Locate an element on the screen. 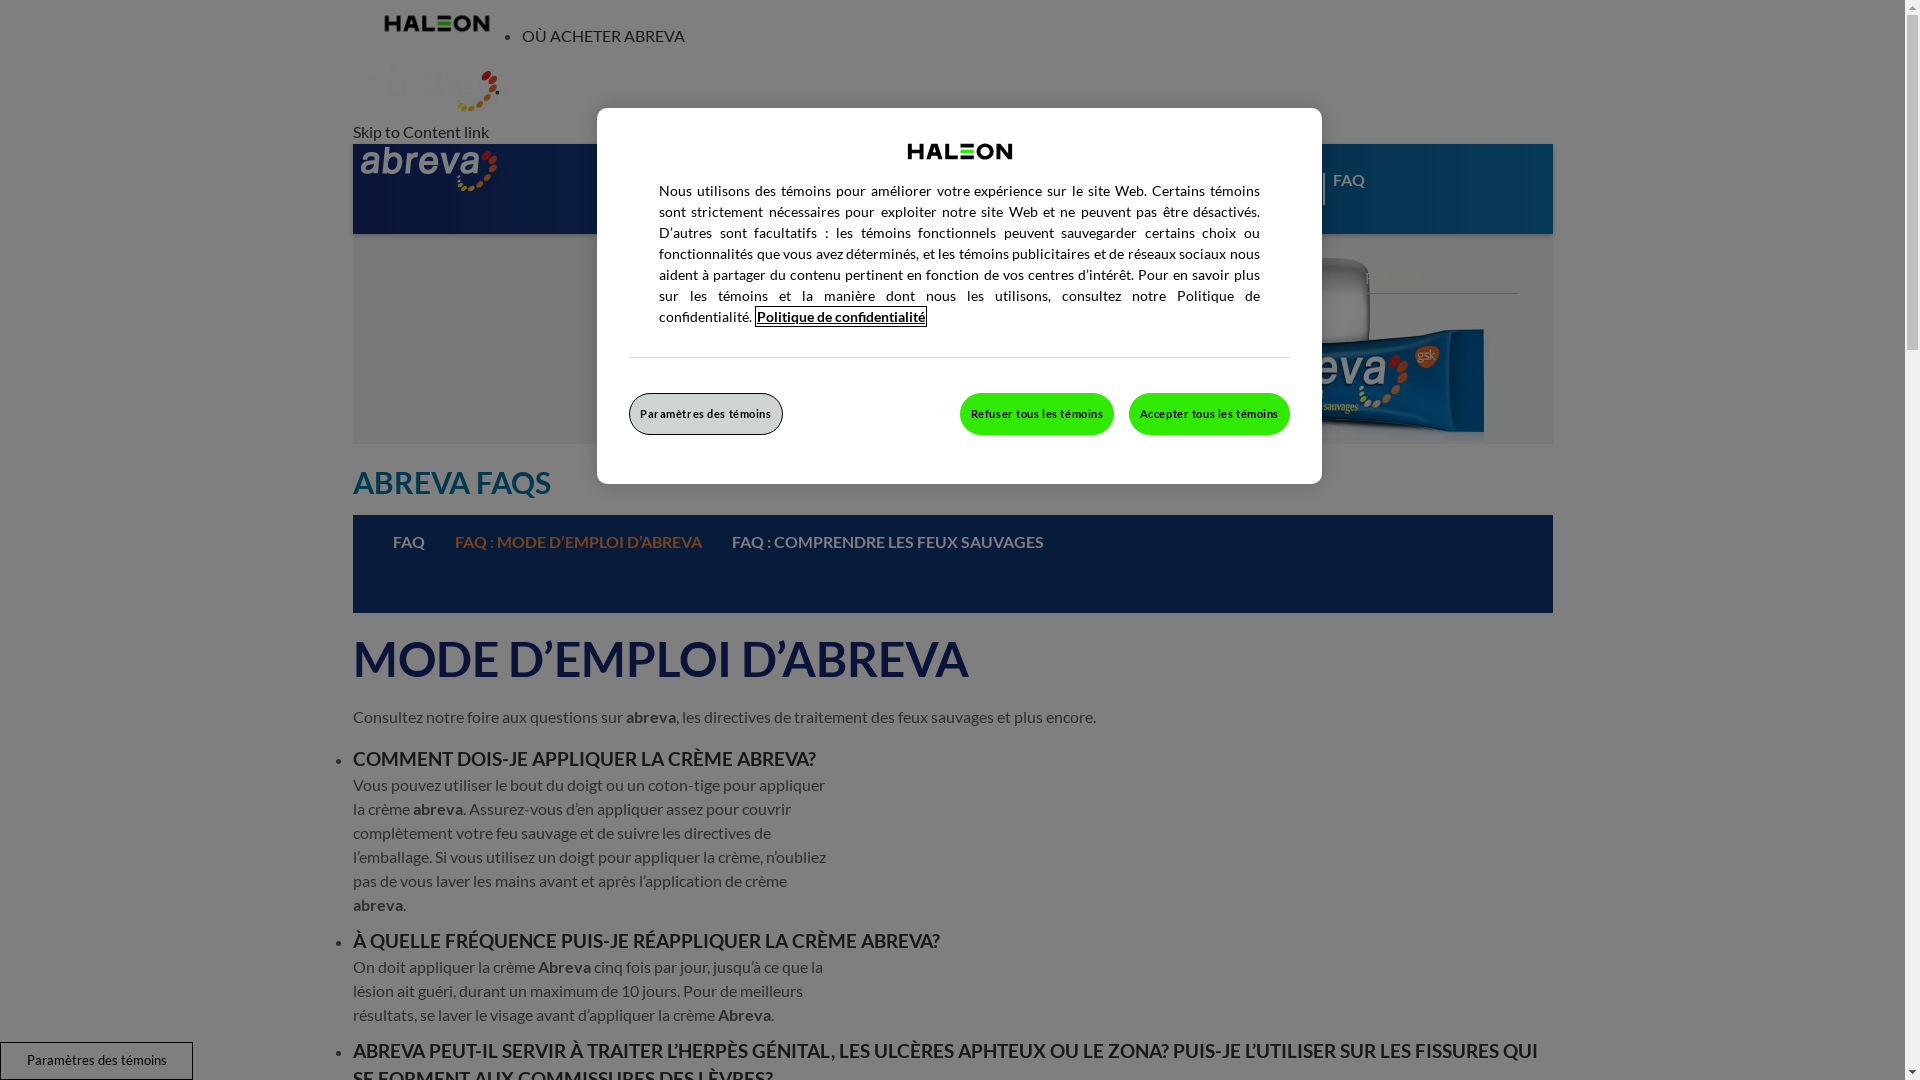 This screenshot has height=1080, width=1920. 'FAQ : COMPRENDRE LES FEUX SAUVAGES' is located at coordinates (887, 542).